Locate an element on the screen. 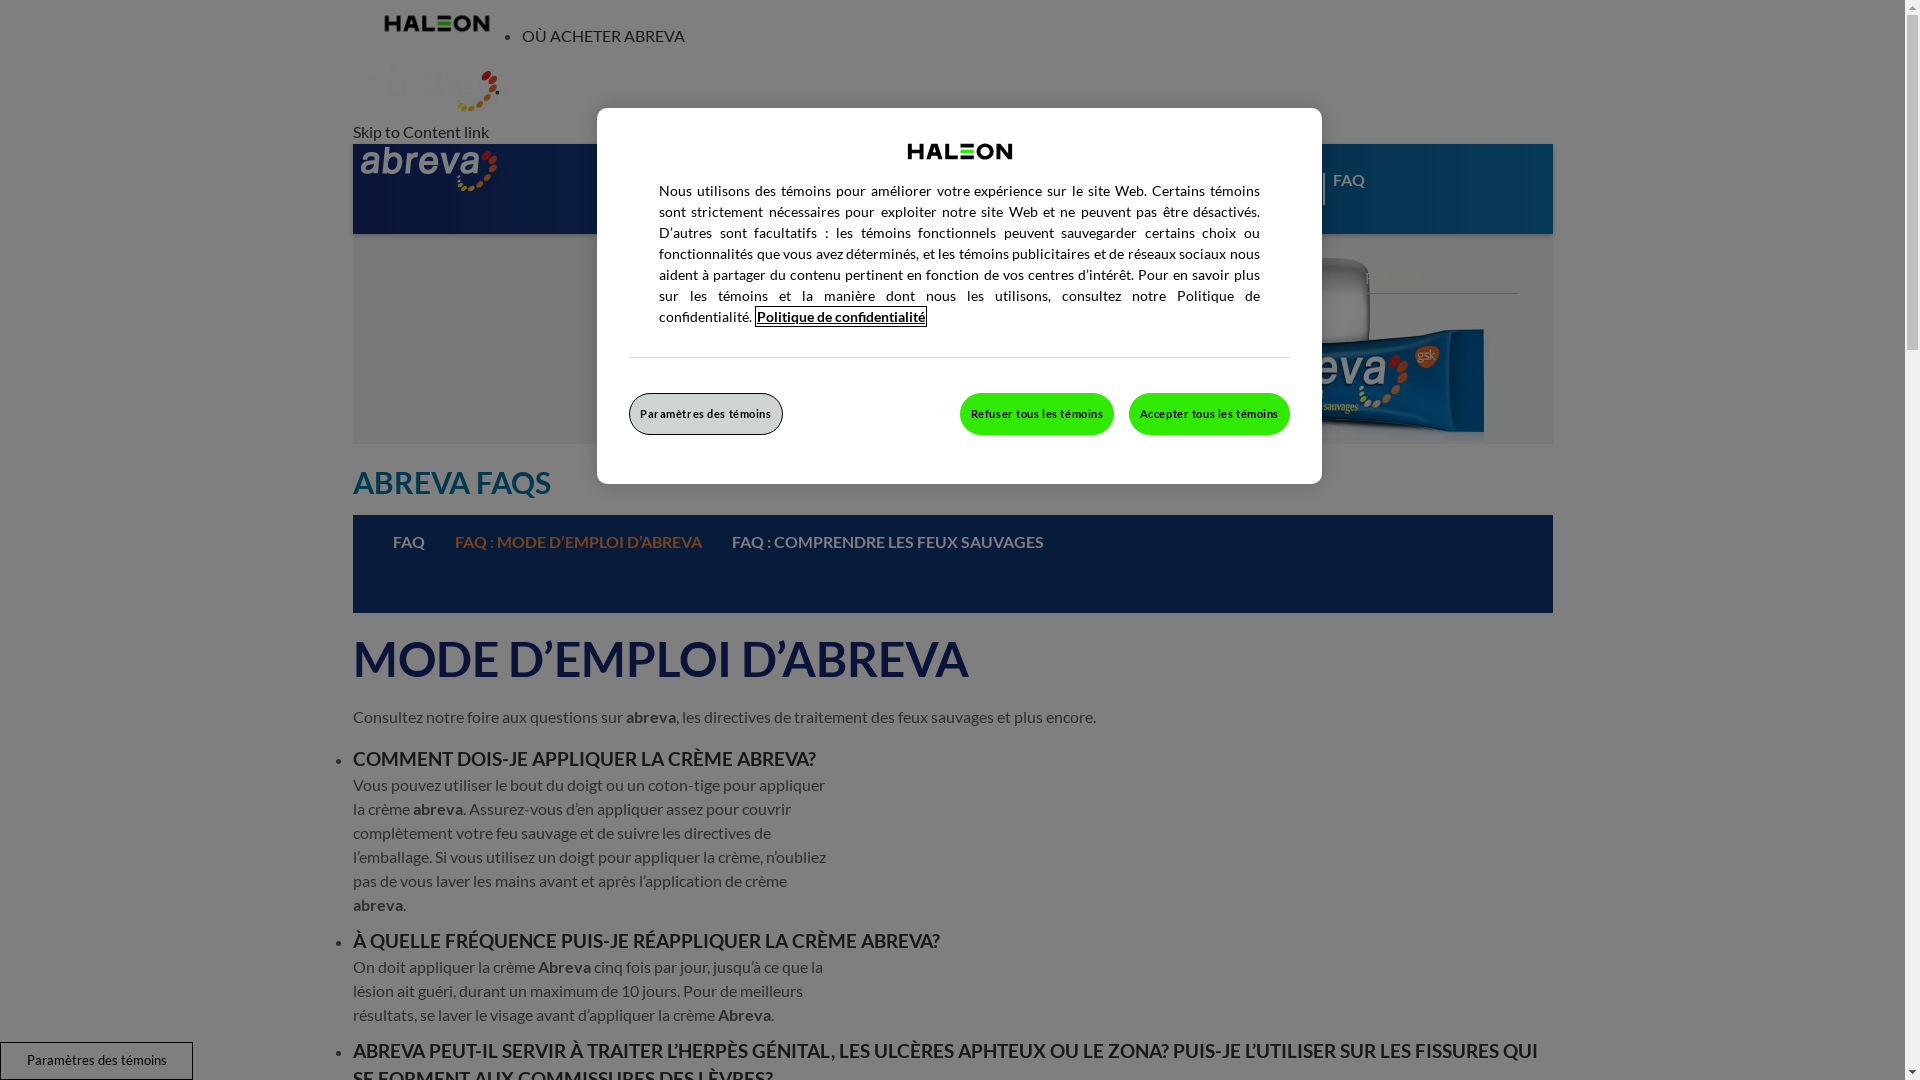 This screenshot has height=1080, width=1920. 'FAQ : COMPRENDRE LES FEUX SAUVAGES' is located at coordinates (887, 542).